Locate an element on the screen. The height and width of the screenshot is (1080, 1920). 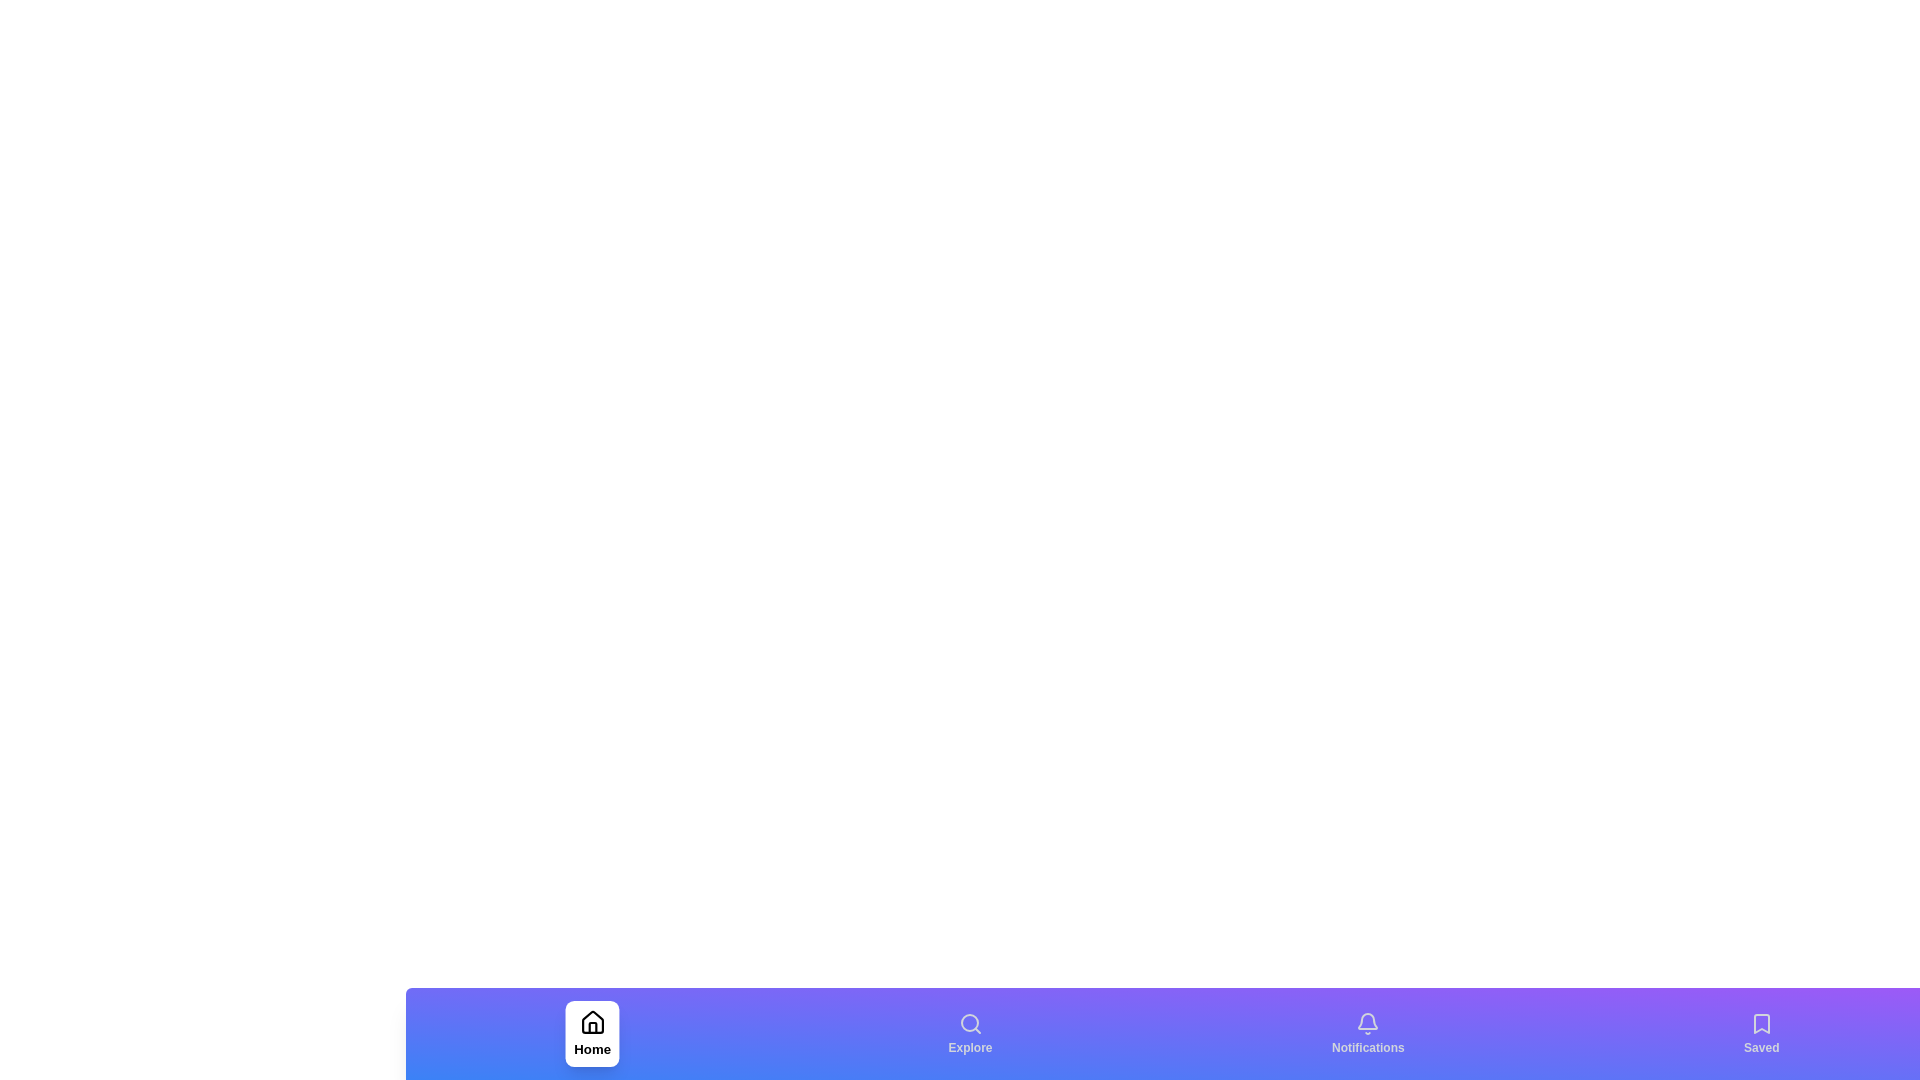
the Home tab by clicking the corresponding button is located at coordinates (590, 1033).